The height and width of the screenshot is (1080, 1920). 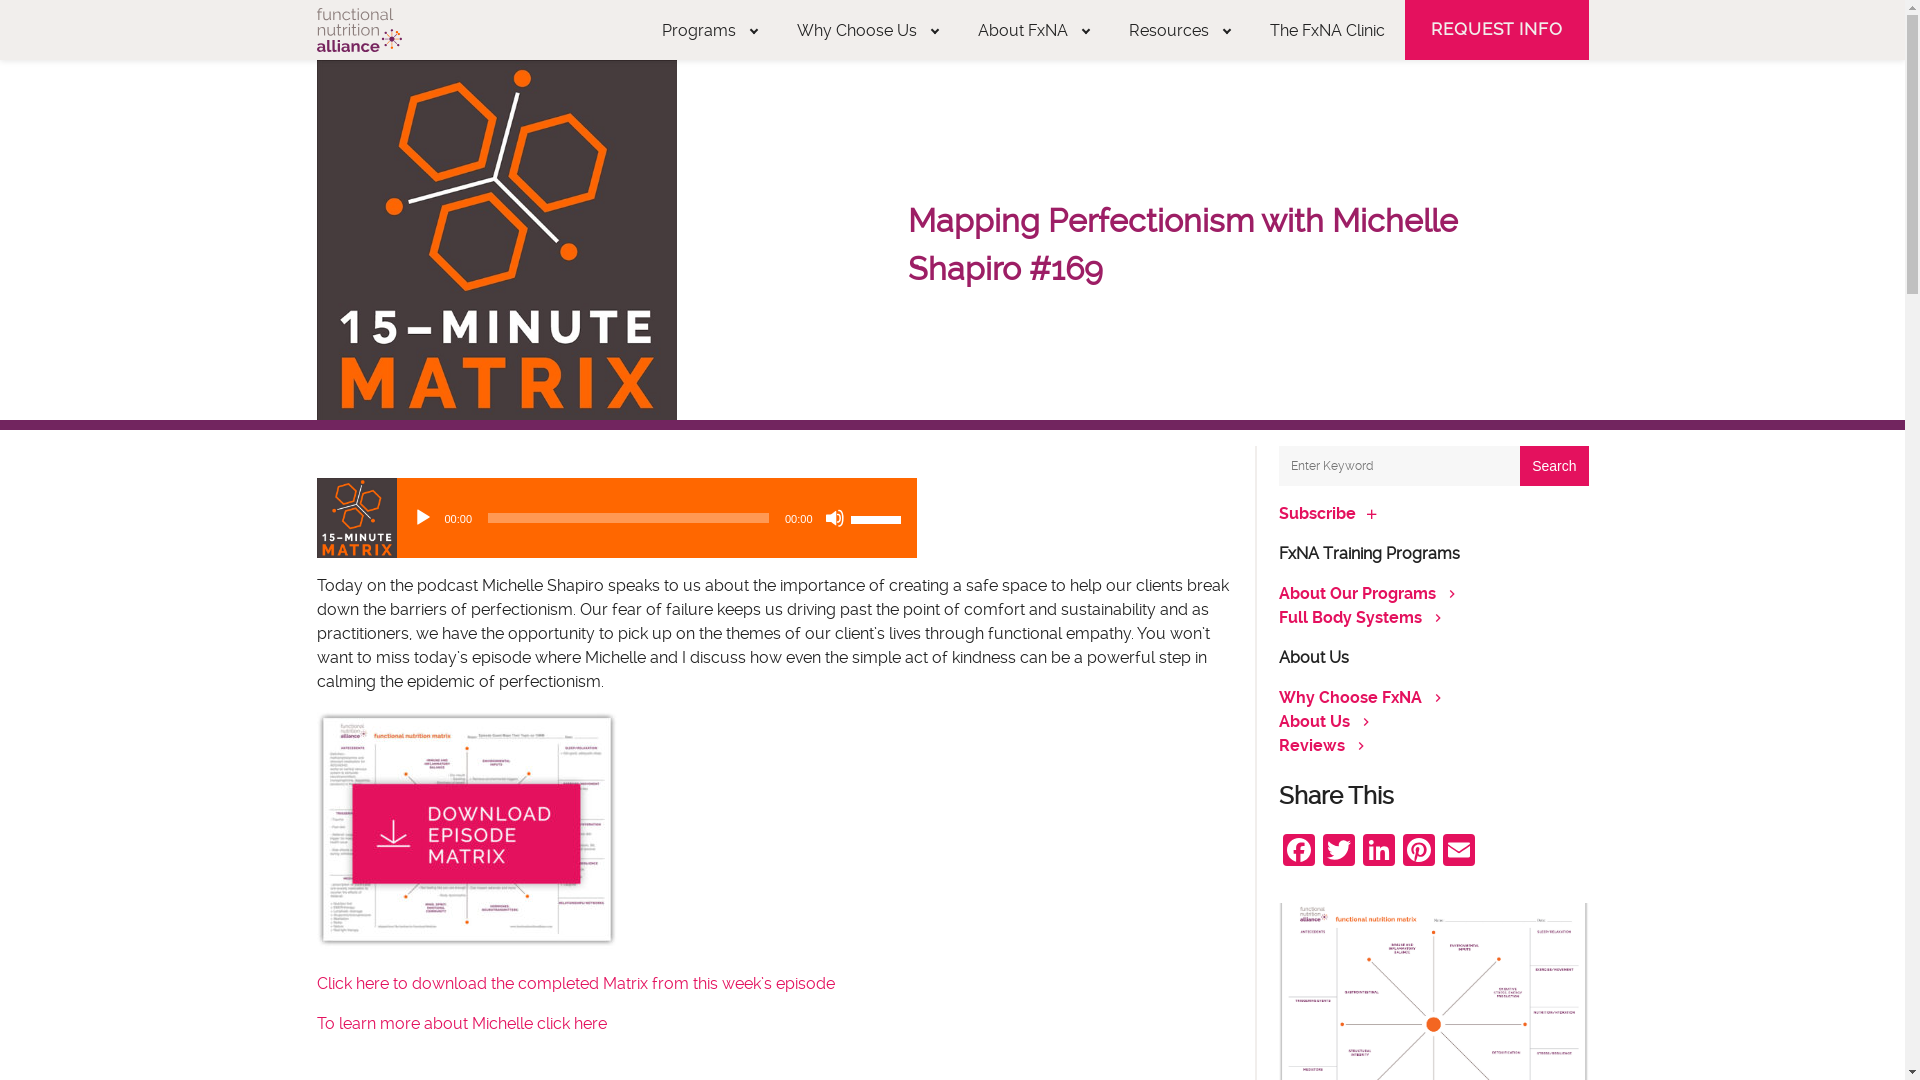 I want to click on 'Mute', so click(x=834, y=516).